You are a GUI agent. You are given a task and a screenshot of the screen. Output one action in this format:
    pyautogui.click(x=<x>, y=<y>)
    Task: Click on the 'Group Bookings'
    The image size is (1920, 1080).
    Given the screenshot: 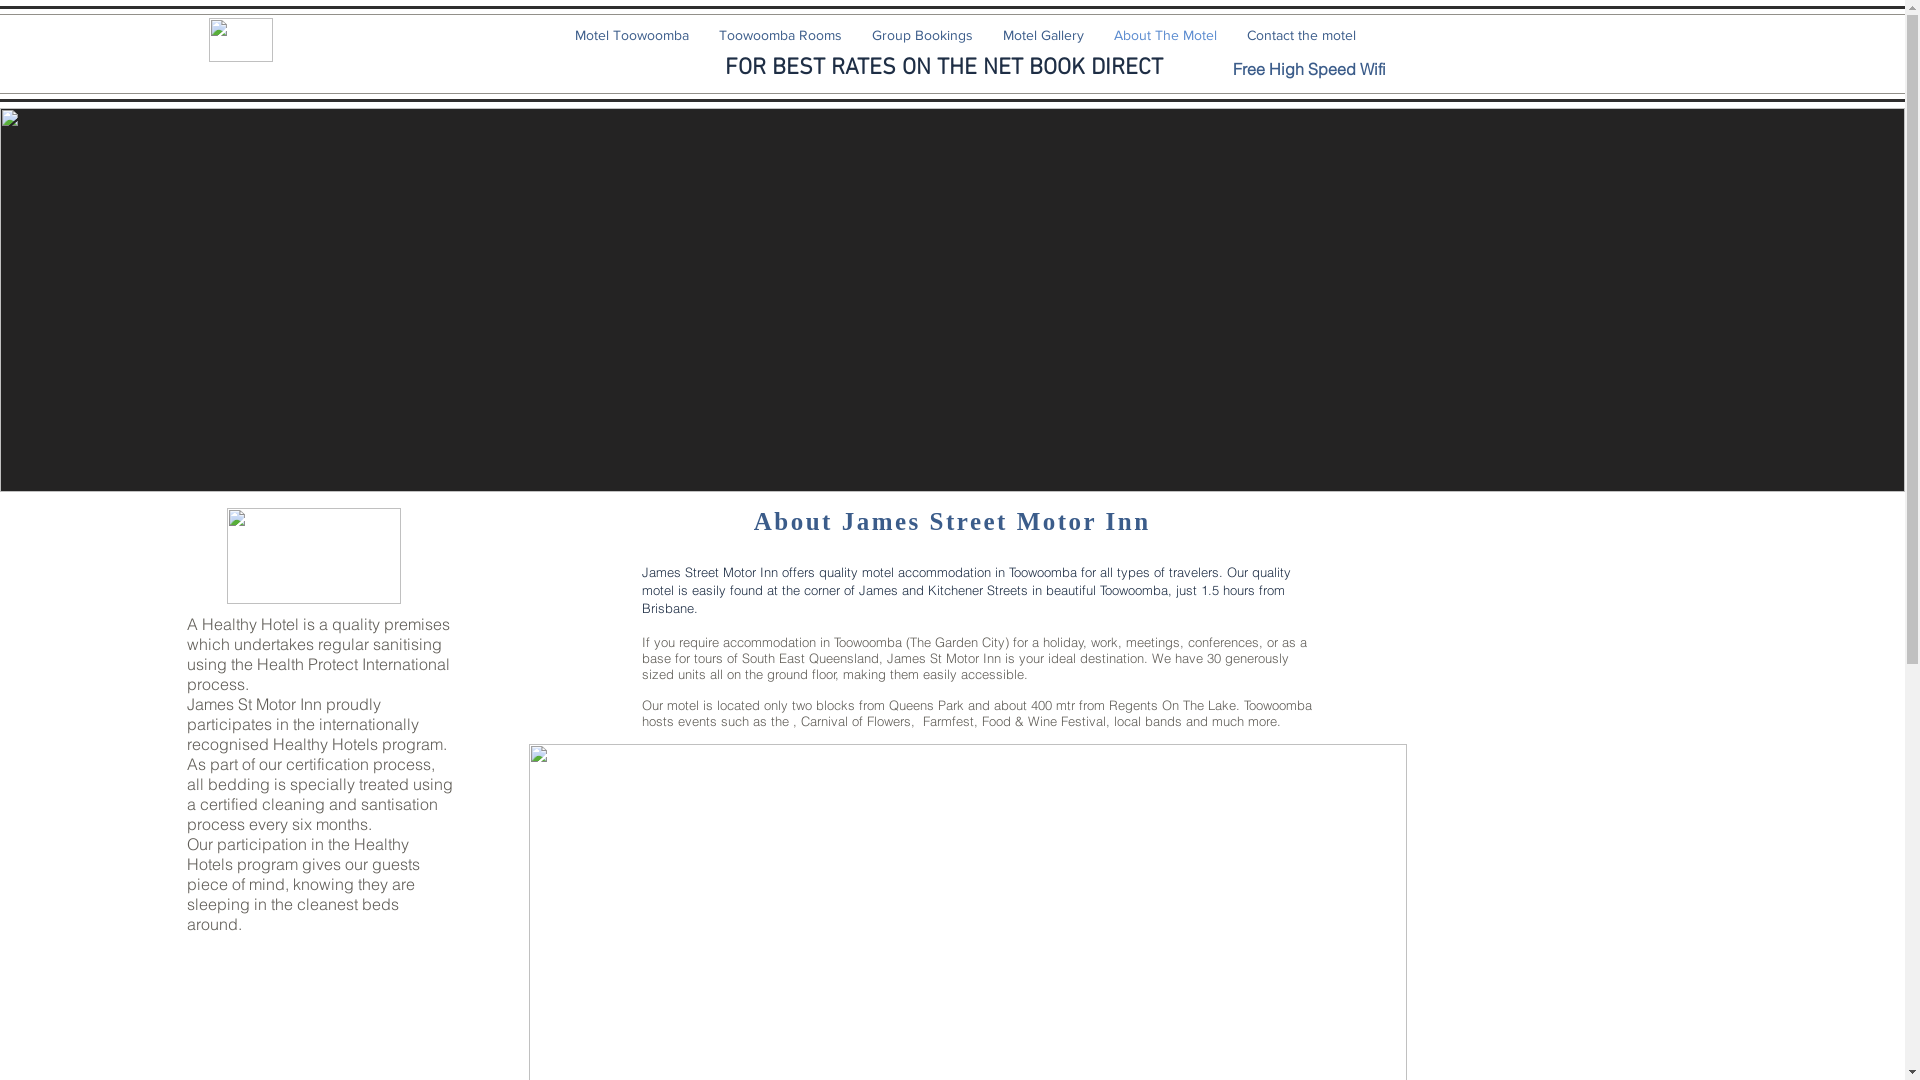 What is the action you would take?
    pyautogui.click(x=855, y=34)
    